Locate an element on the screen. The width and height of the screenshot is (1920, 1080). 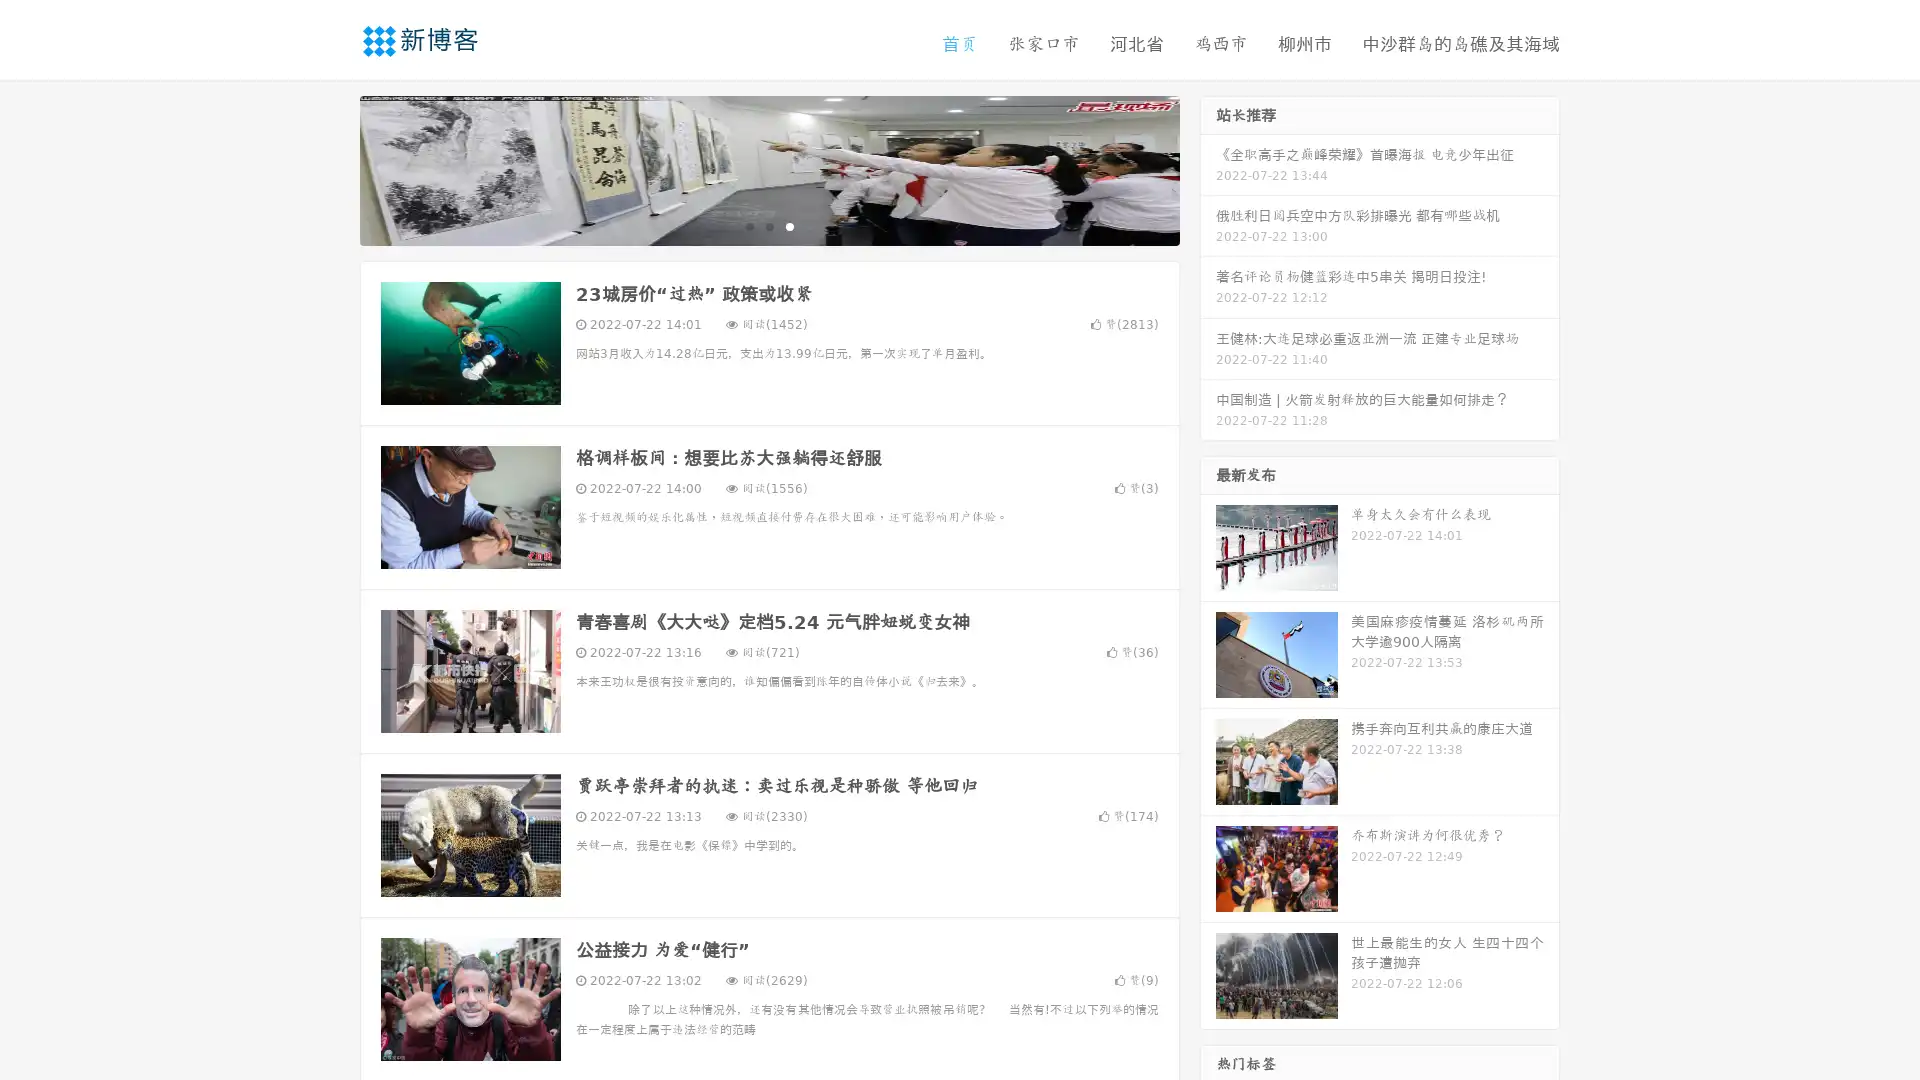
Go to slide 3 is located at coordinates (789, 225).